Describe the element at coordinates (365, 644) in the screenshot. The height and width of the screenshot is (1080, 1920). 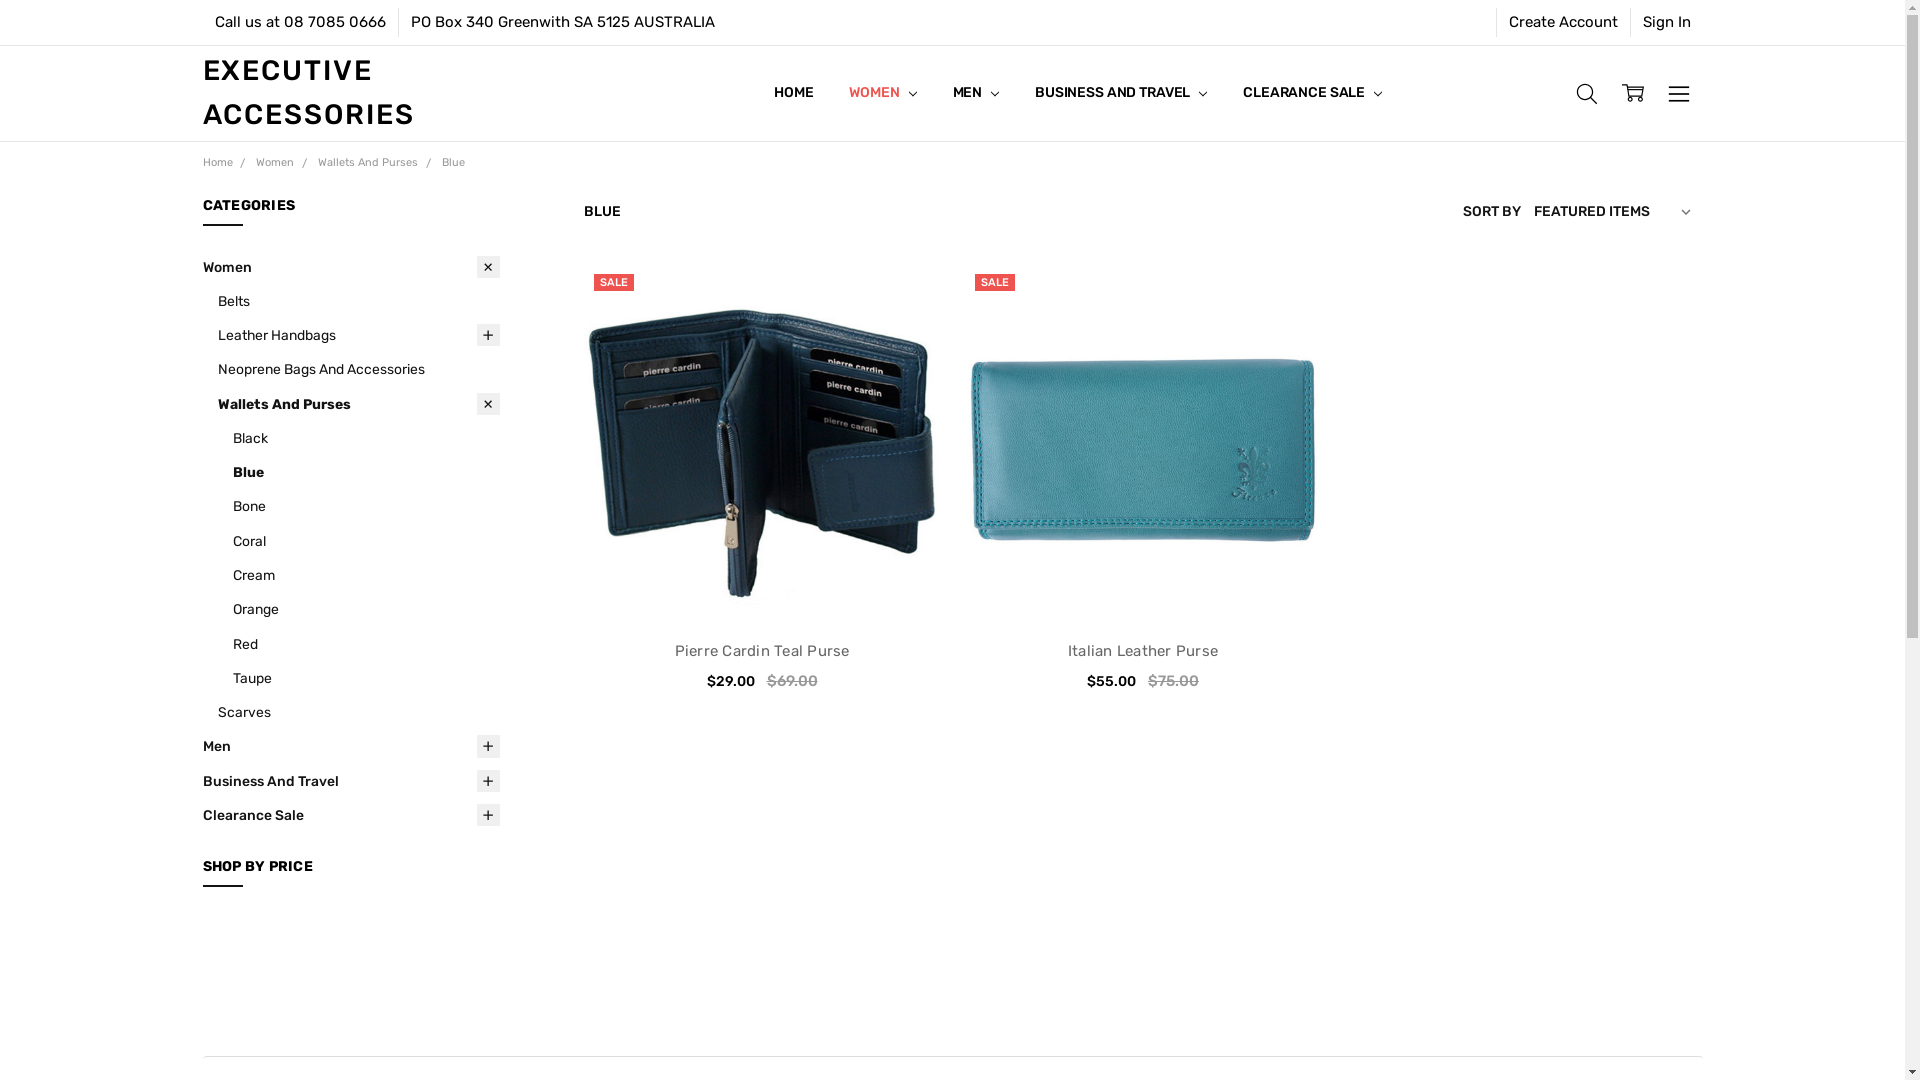
I see `'Red'` at that location.